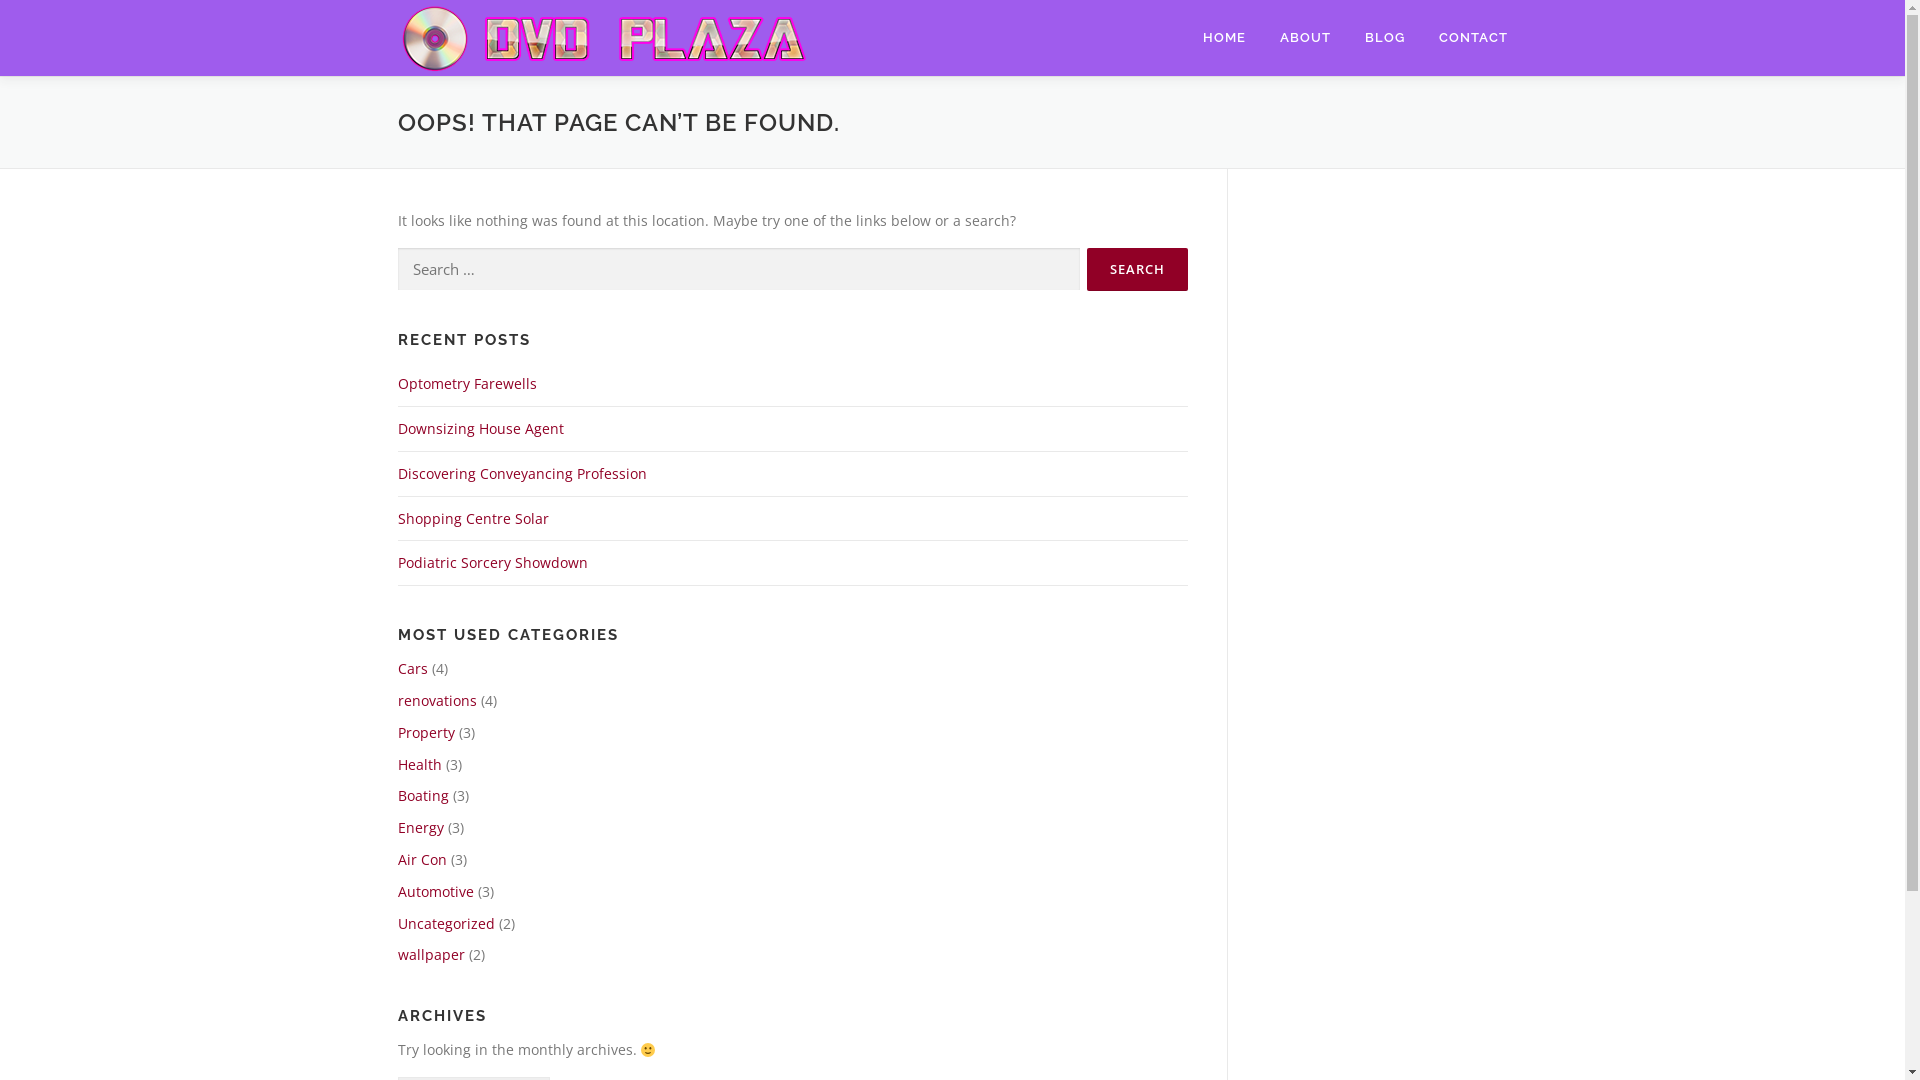  What do you see at coordinates (493, 562) in the screenshot?
I see `'Podiatric Sorcery Showdown'` at bounding box center [493, 562].